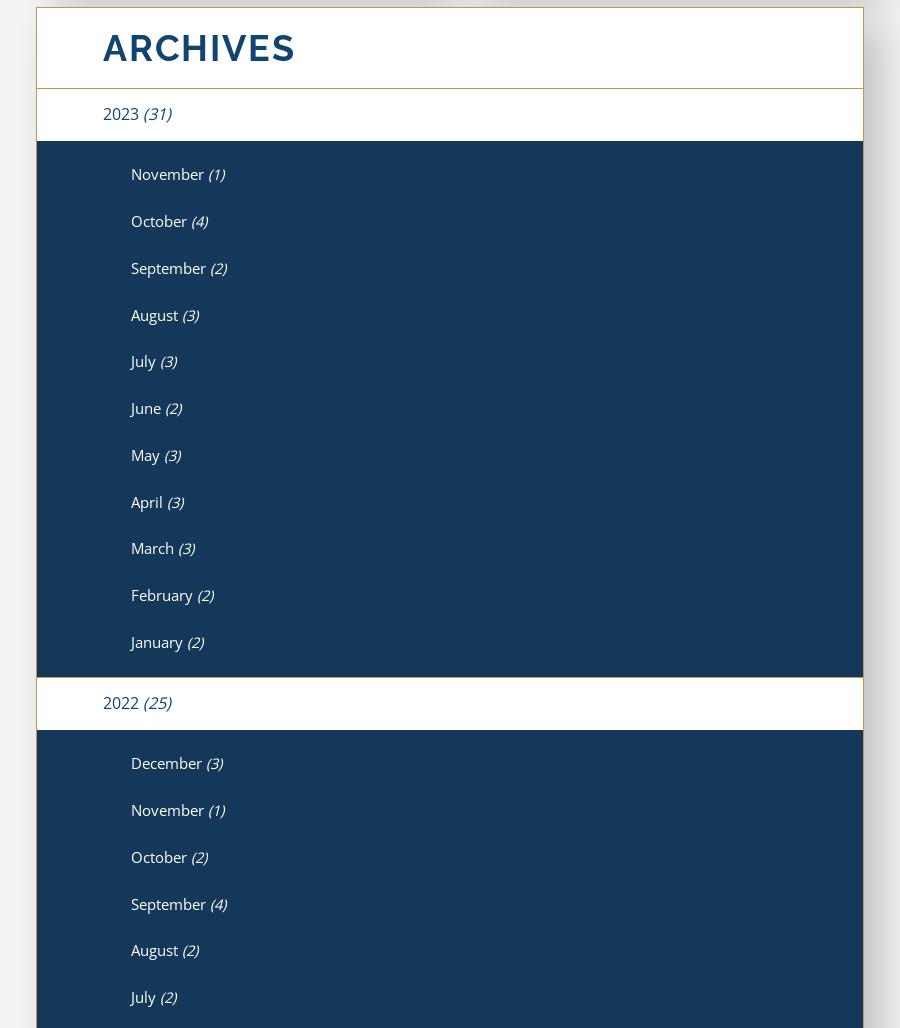 Image resolution: width=900 pixels, height=1028 pixels. What do you see at coordinates (172, 212) in the screenshot?
I see `'Workplace Injuries'` at bounding box center [172, 212].